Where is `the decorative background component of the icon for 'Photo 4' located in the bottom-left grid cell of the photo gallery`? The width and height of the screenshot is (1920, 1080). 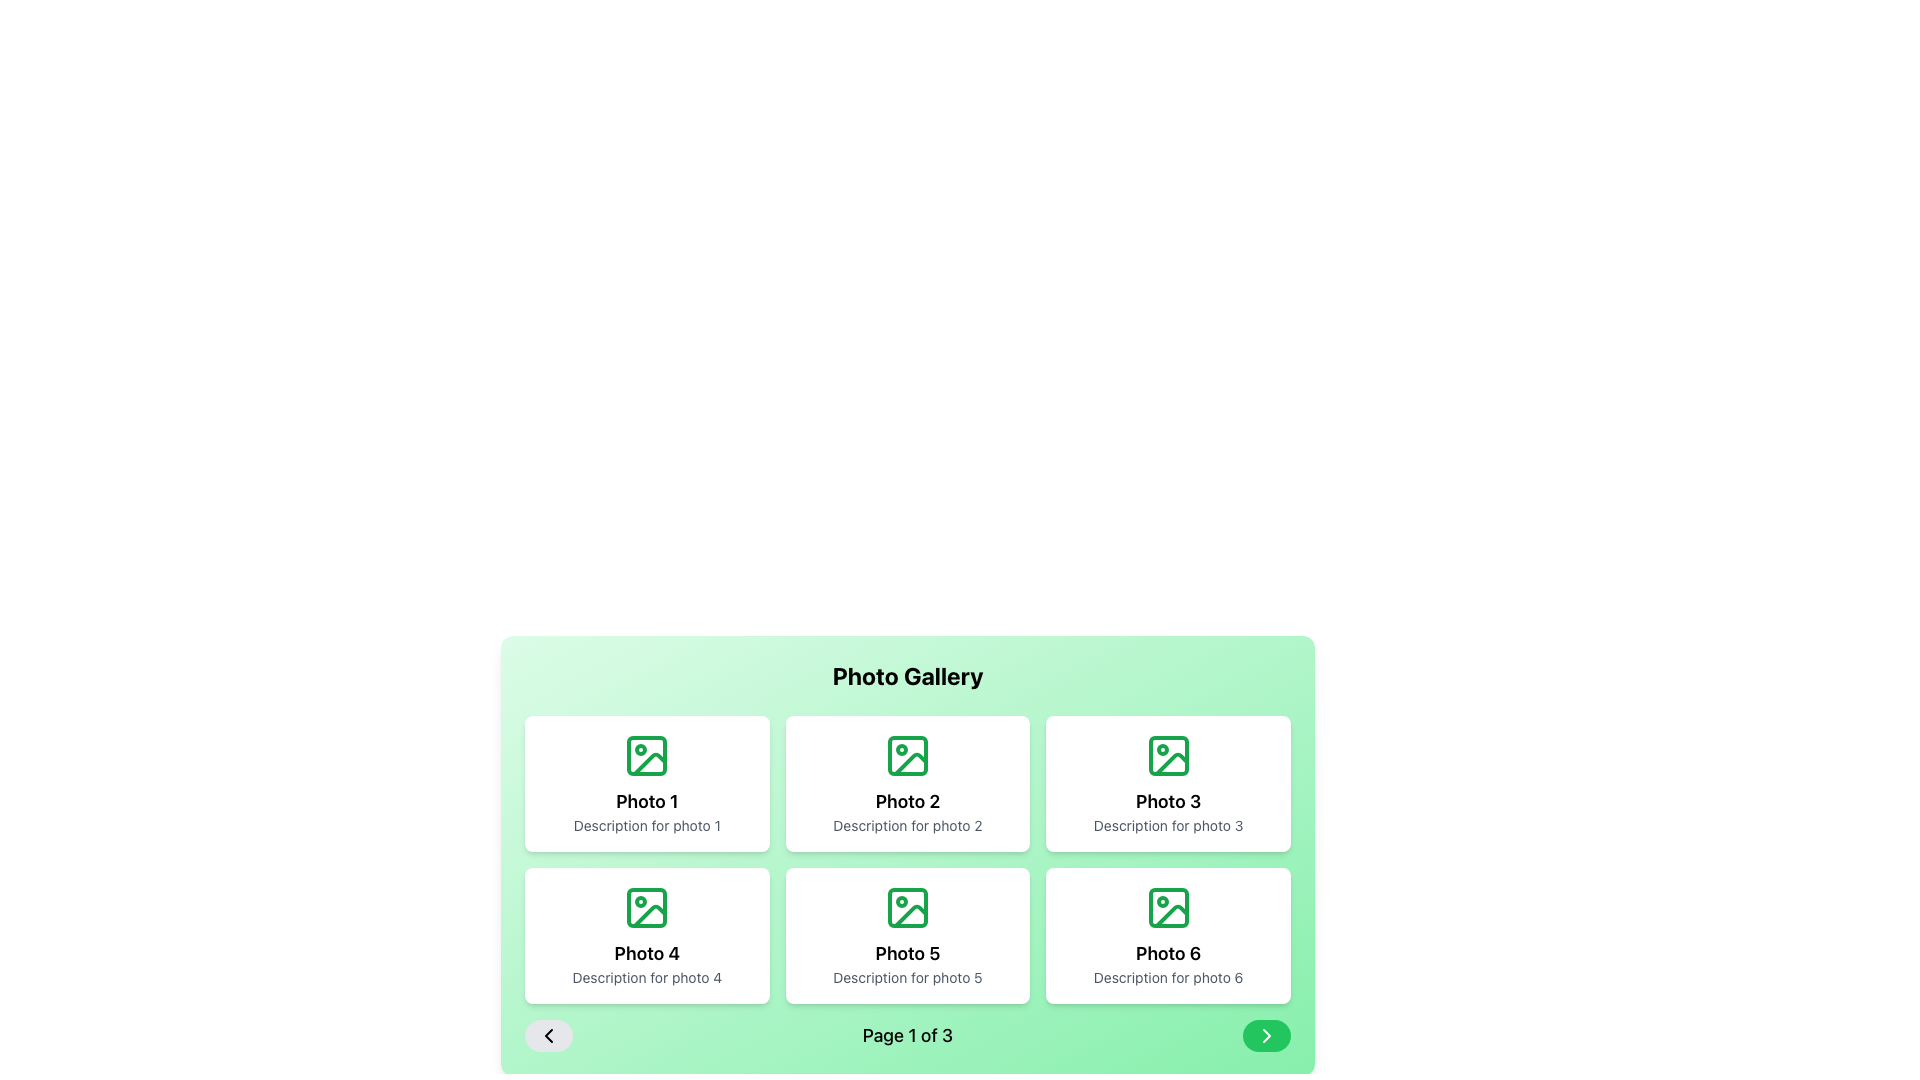
the decorative background component of the icon for 'Photo 4' located in the bottom-left grid cell of the photo gallery is located at coordinates (647, 907).